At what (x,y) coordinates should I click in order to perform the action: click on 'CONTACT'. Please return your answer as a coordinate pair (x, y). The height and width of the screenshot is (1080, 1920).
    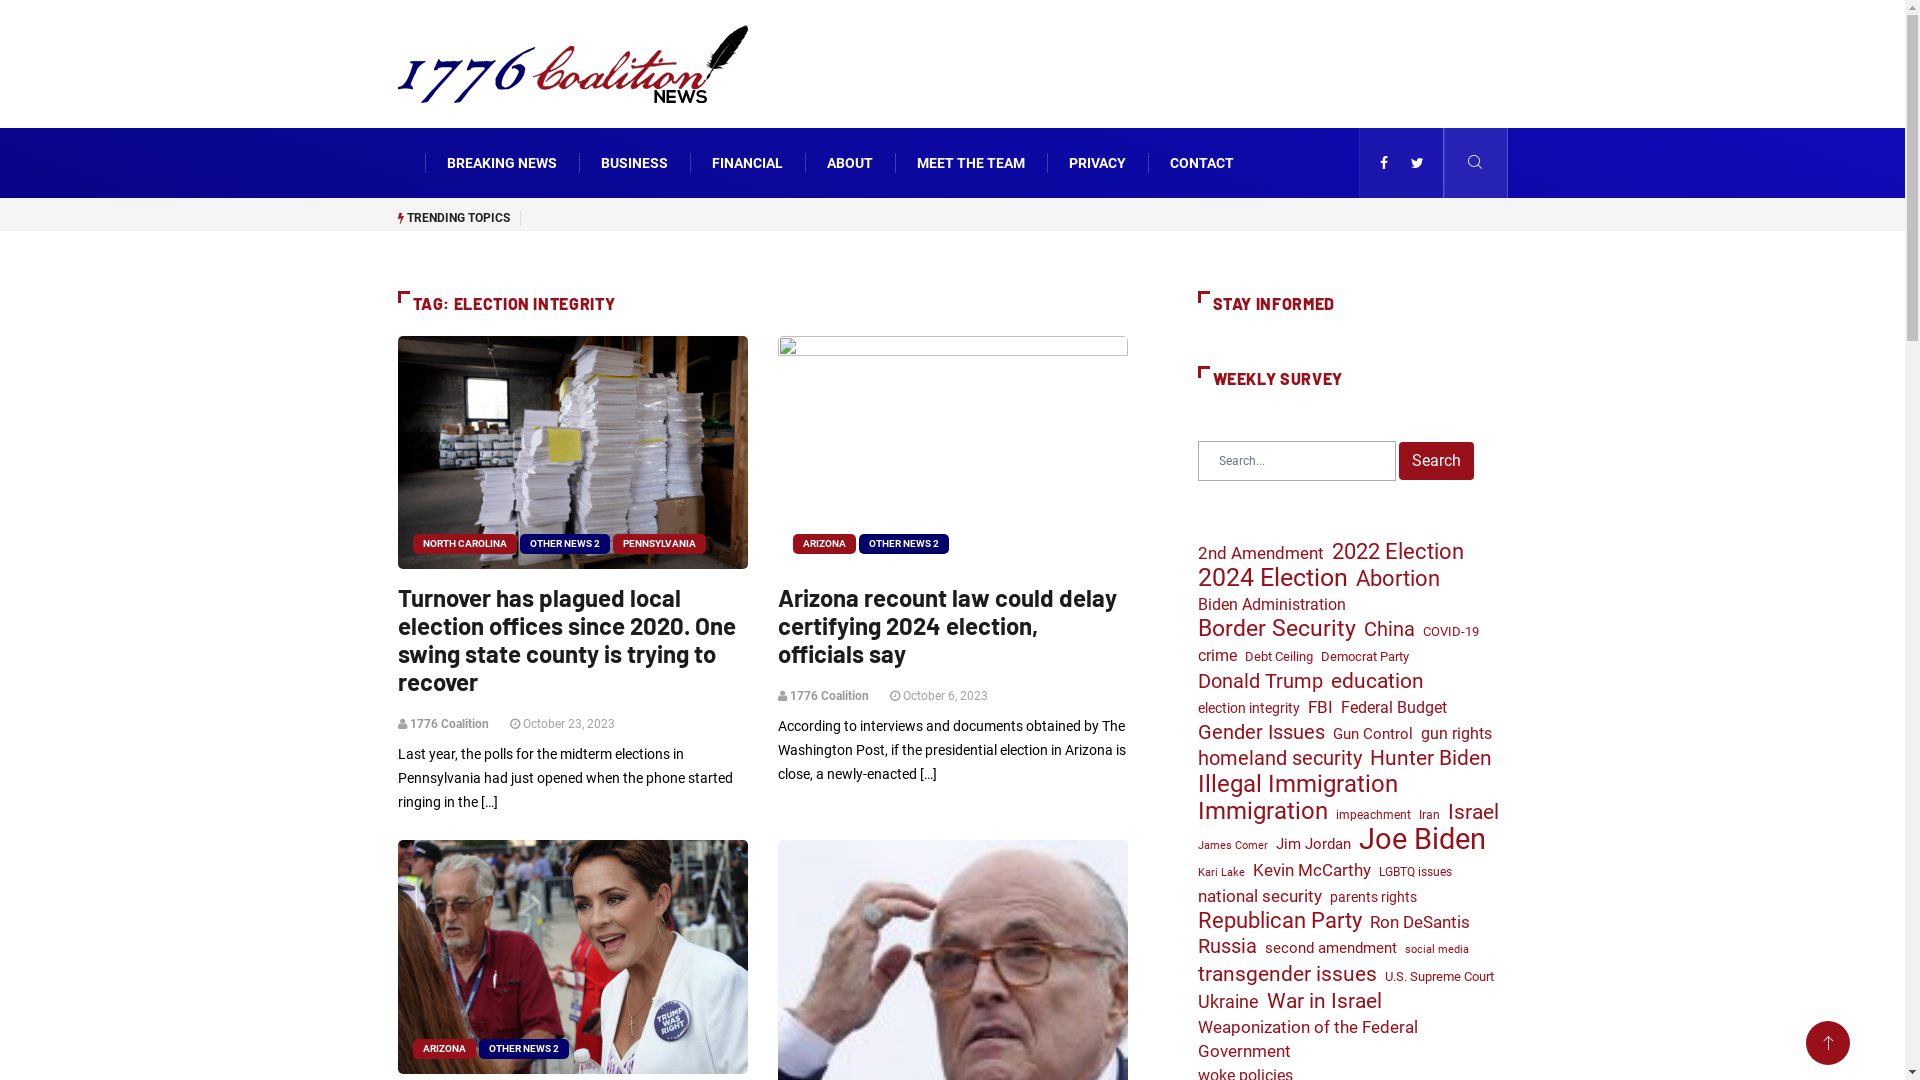
    Looking at the image, I should click on (1147, 161).